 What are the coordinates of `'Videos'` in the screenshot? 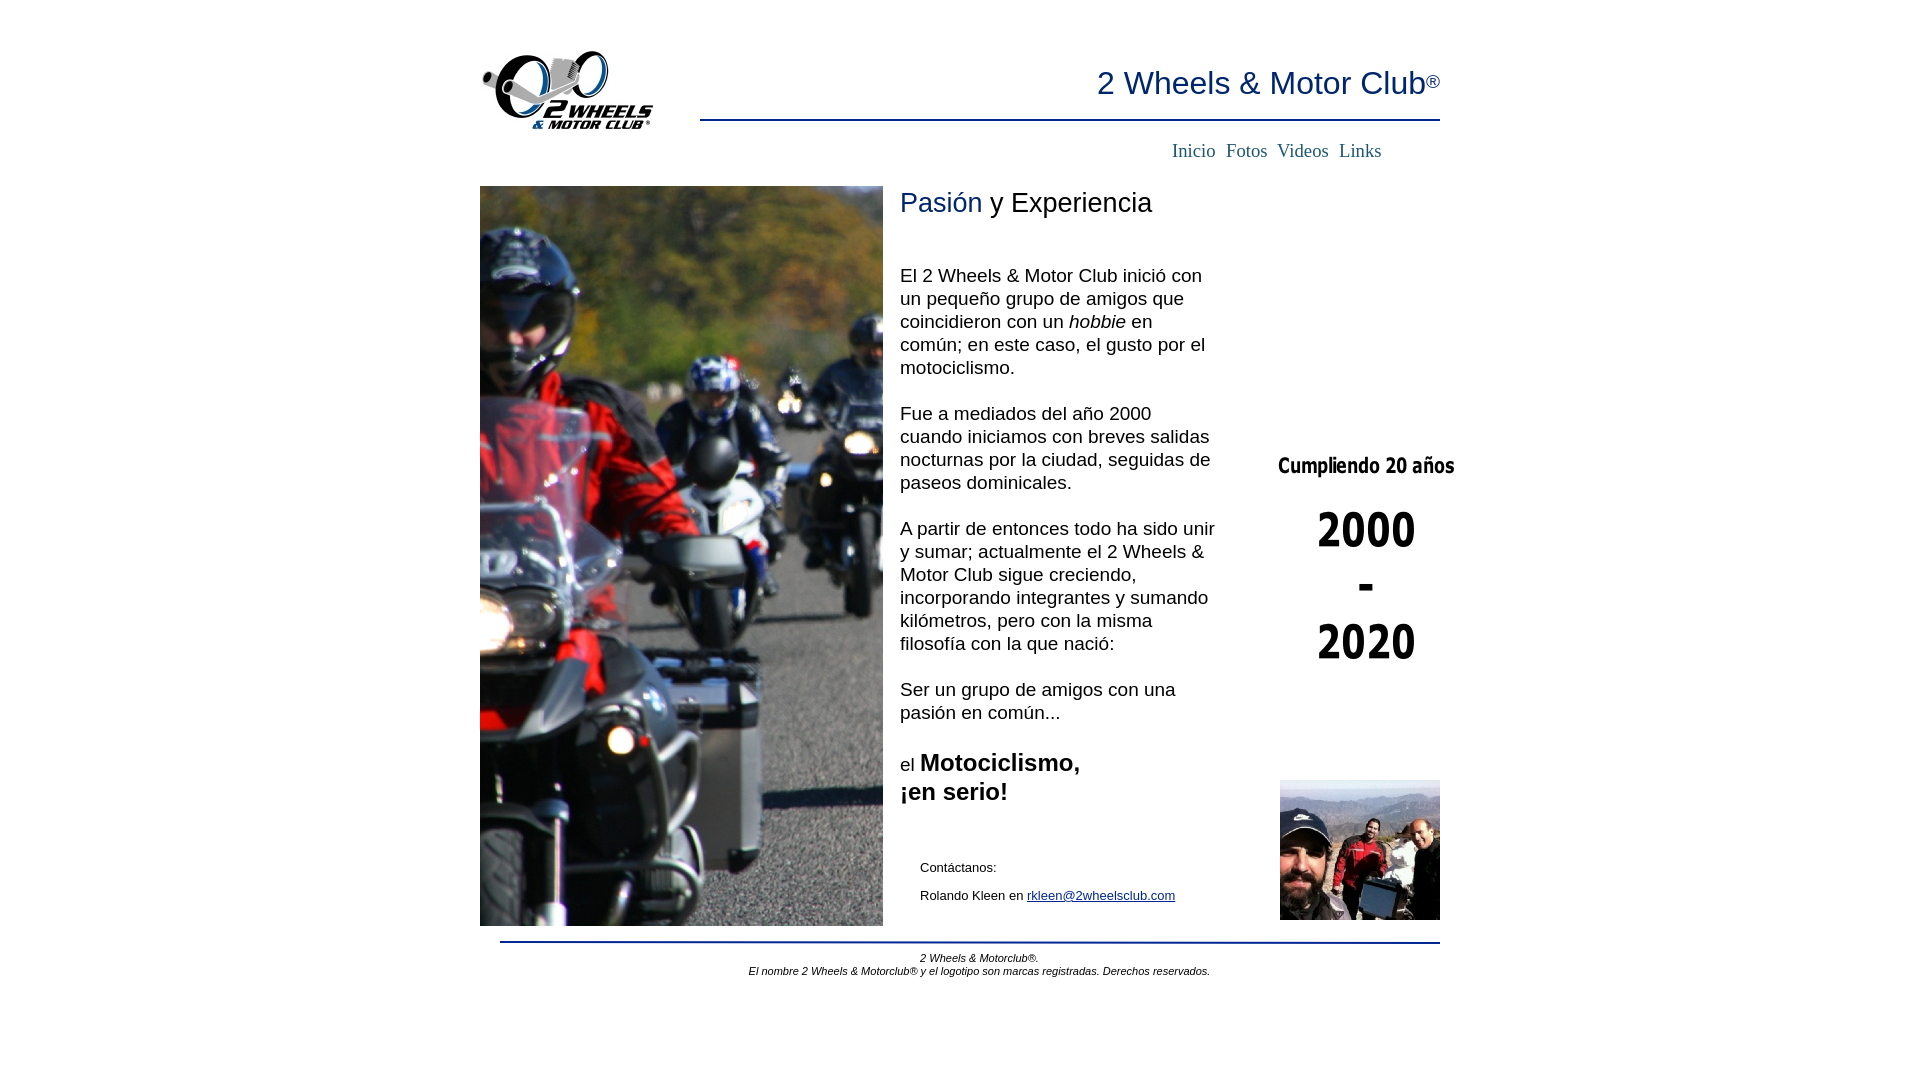 It's located at (1271, 149).